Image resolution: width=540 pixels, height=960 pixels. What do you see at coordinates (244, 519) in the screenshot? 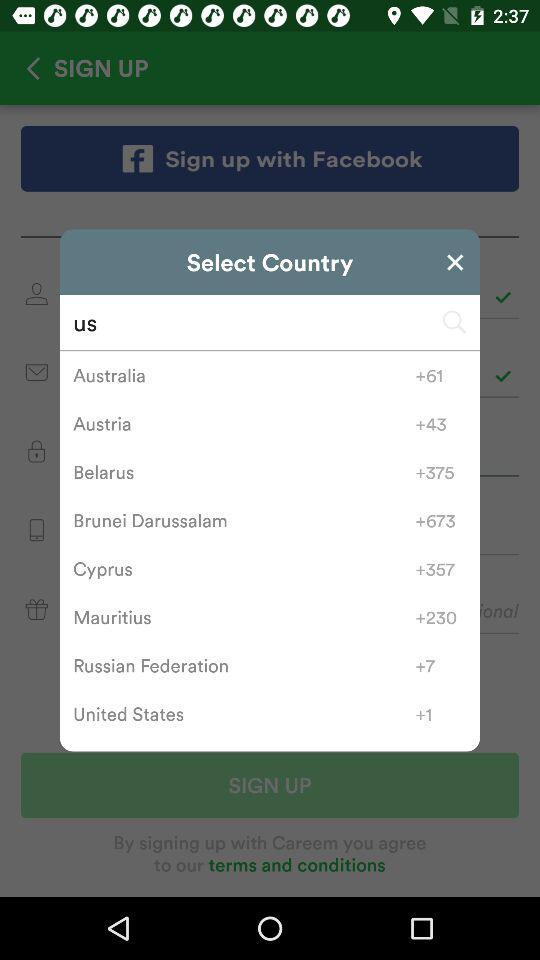
I see `the icon below belarus item` at bounding box center [244, 519].